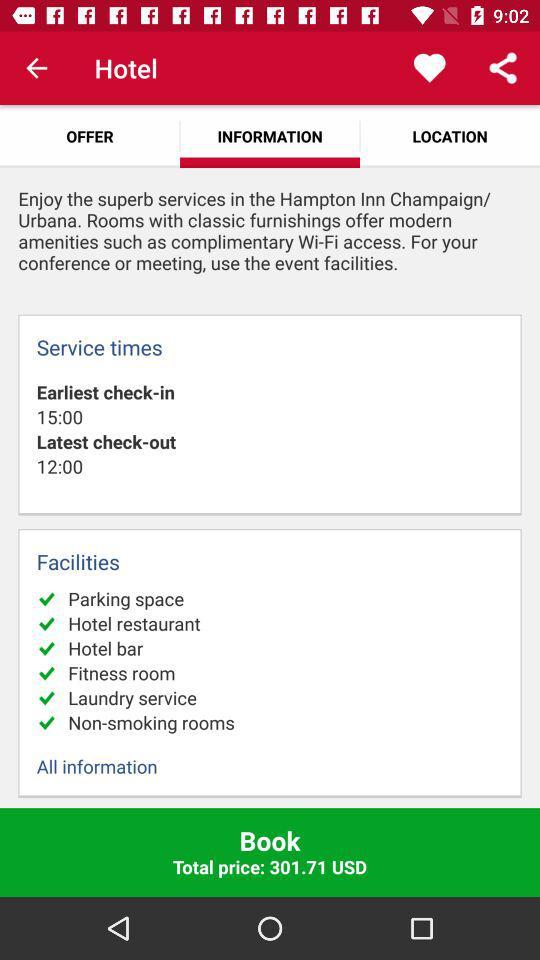 This screenshot has width=540, height=960. Describe the element at coordinates (428, 68) in the screenshot. I see `the app above location icon` at that location.